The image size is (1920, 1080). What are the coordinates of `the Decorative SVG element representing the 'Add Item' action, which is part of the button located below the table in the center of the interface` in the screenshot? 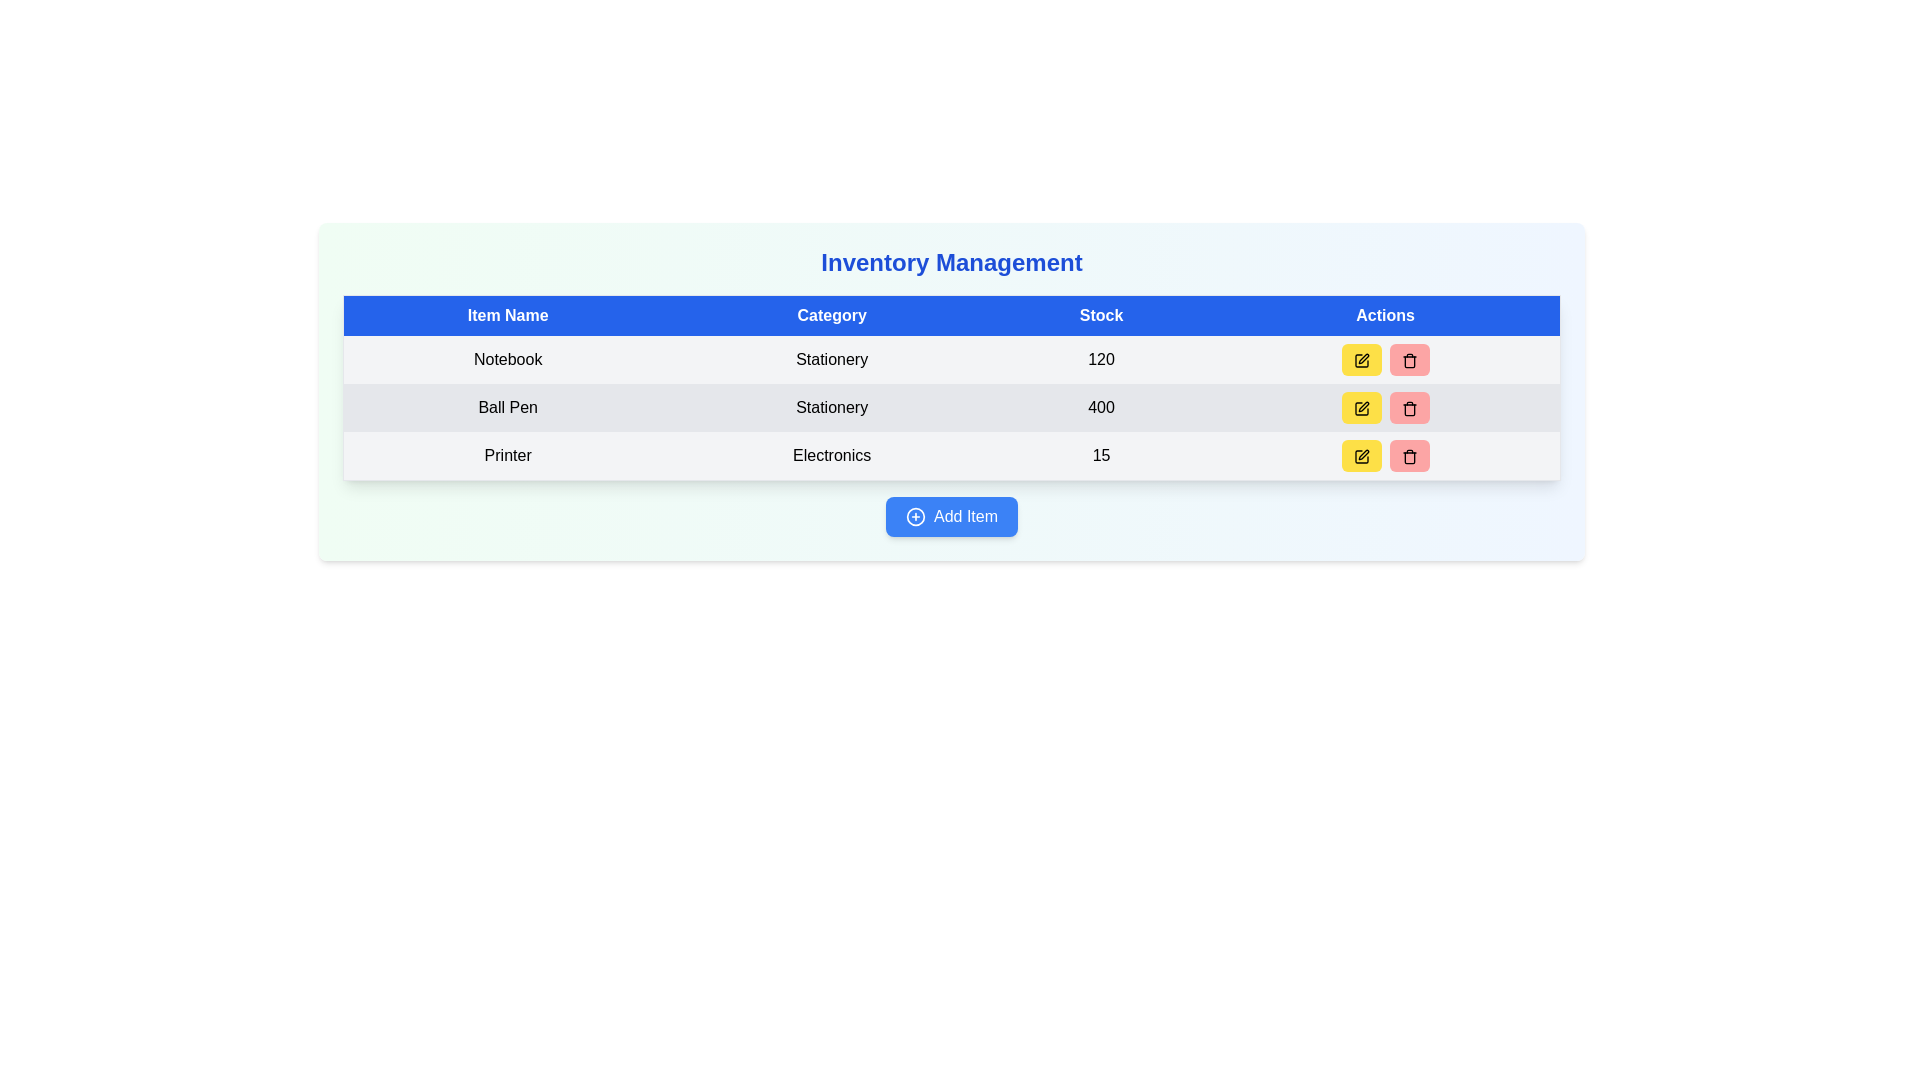 It's located at (915, 515).